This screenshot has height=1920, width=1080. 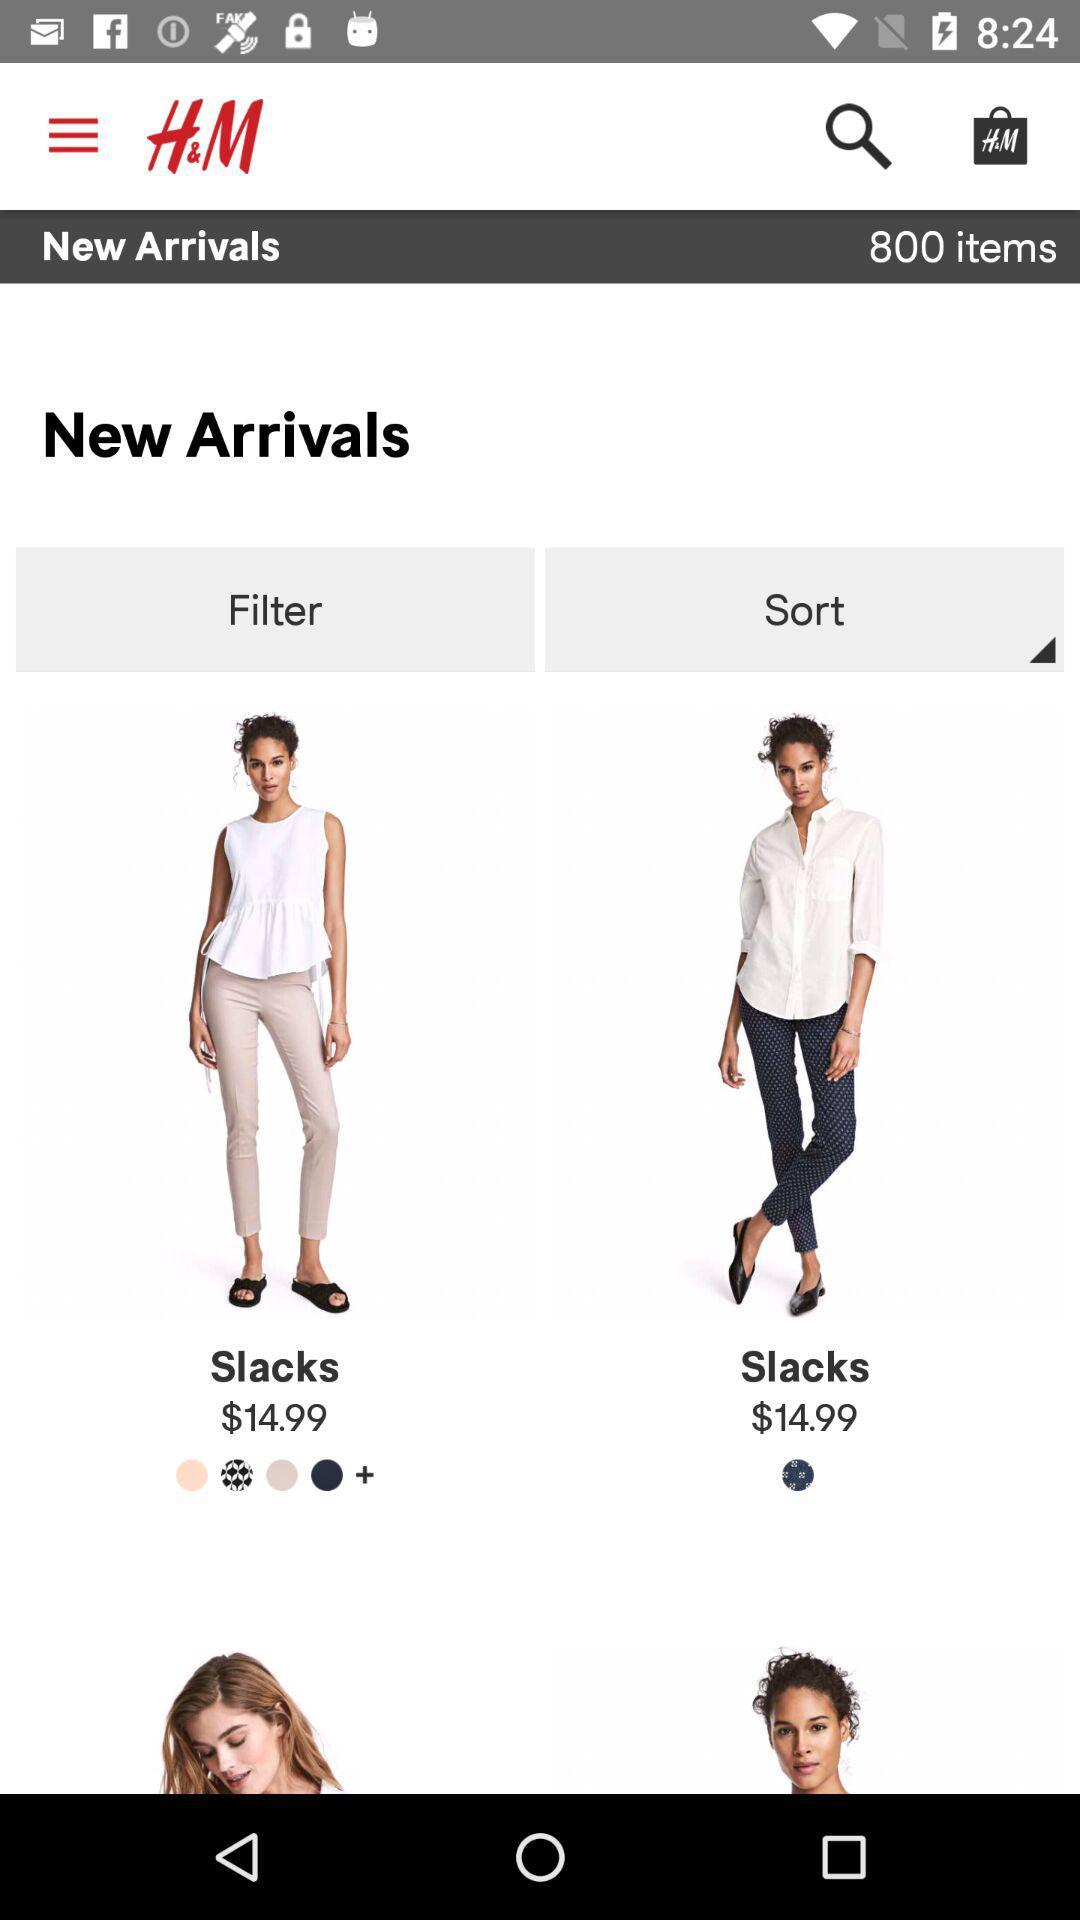 I want to click on the item next to sort, so click(x=275, y=609).